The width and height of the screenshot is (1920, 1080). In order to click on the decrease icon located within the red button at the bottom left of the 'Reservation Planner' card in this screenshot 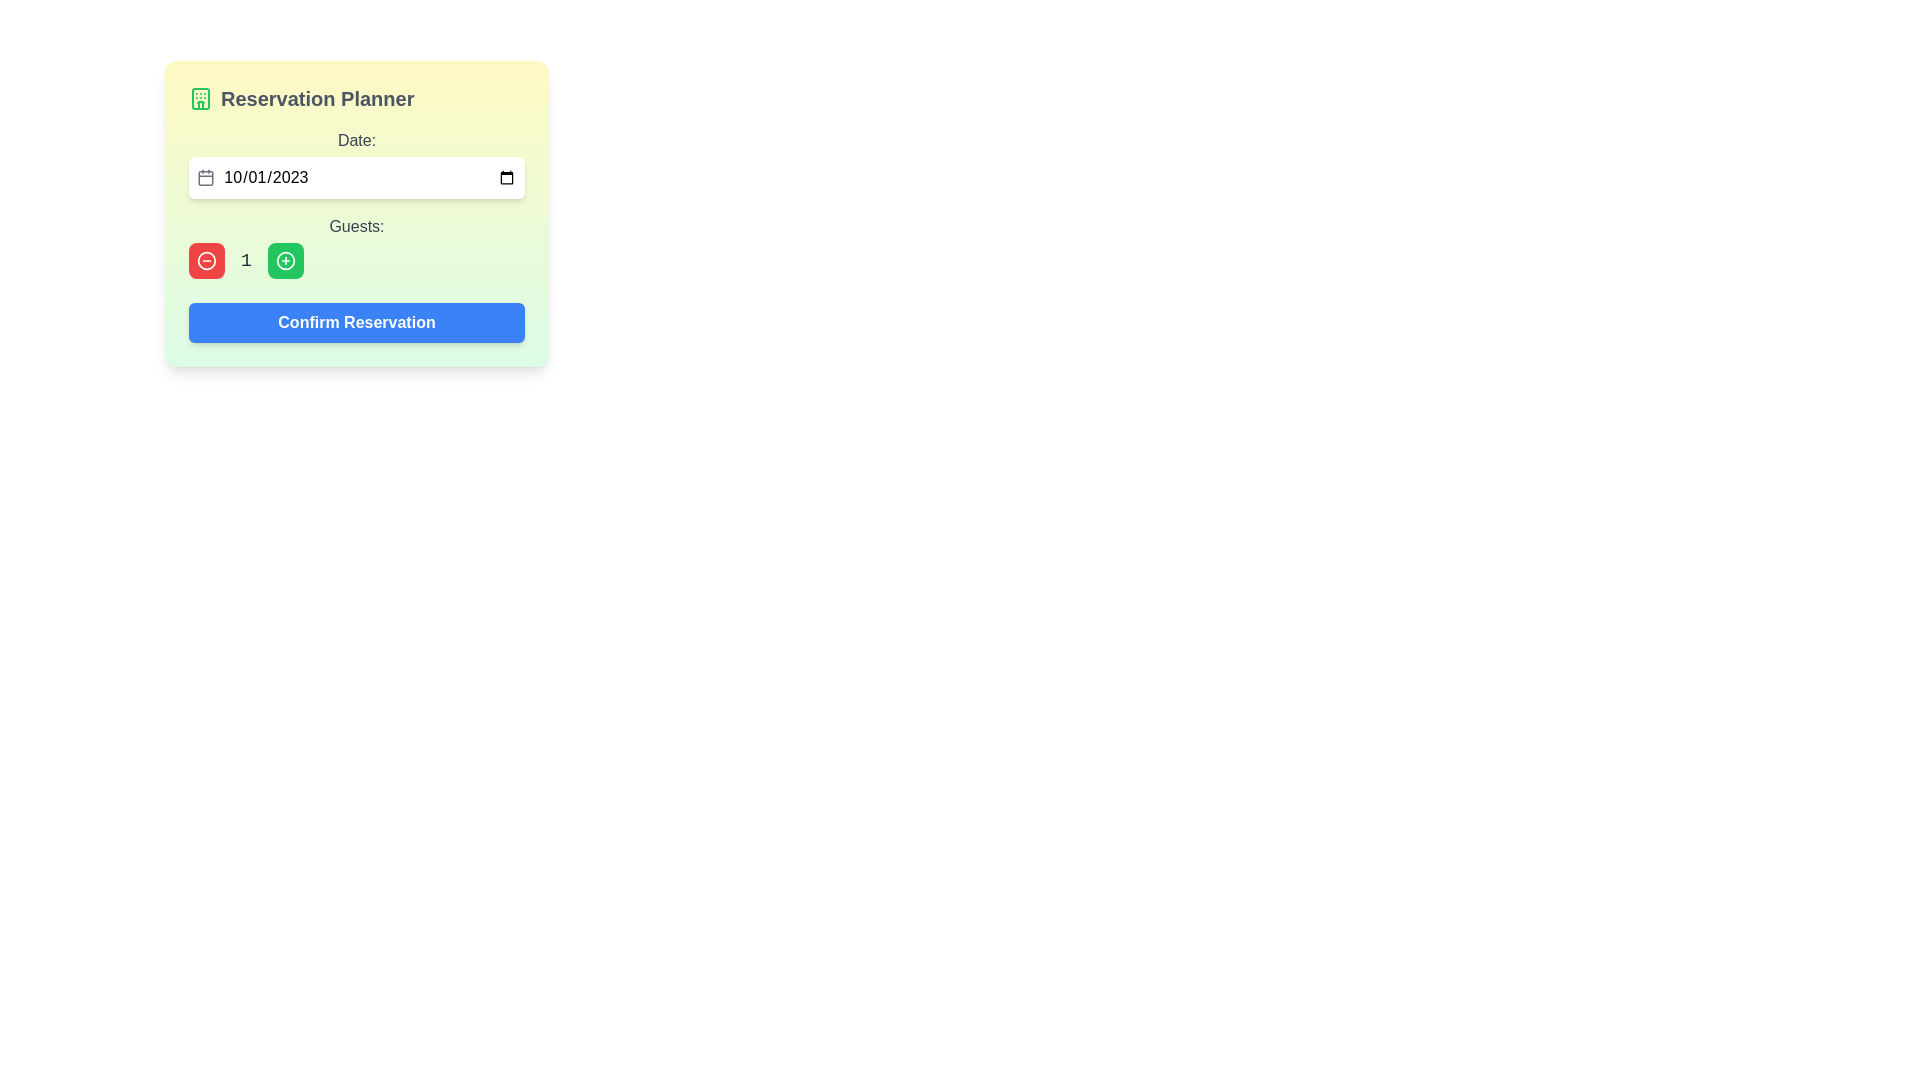, I will do `click(206, 260)`.